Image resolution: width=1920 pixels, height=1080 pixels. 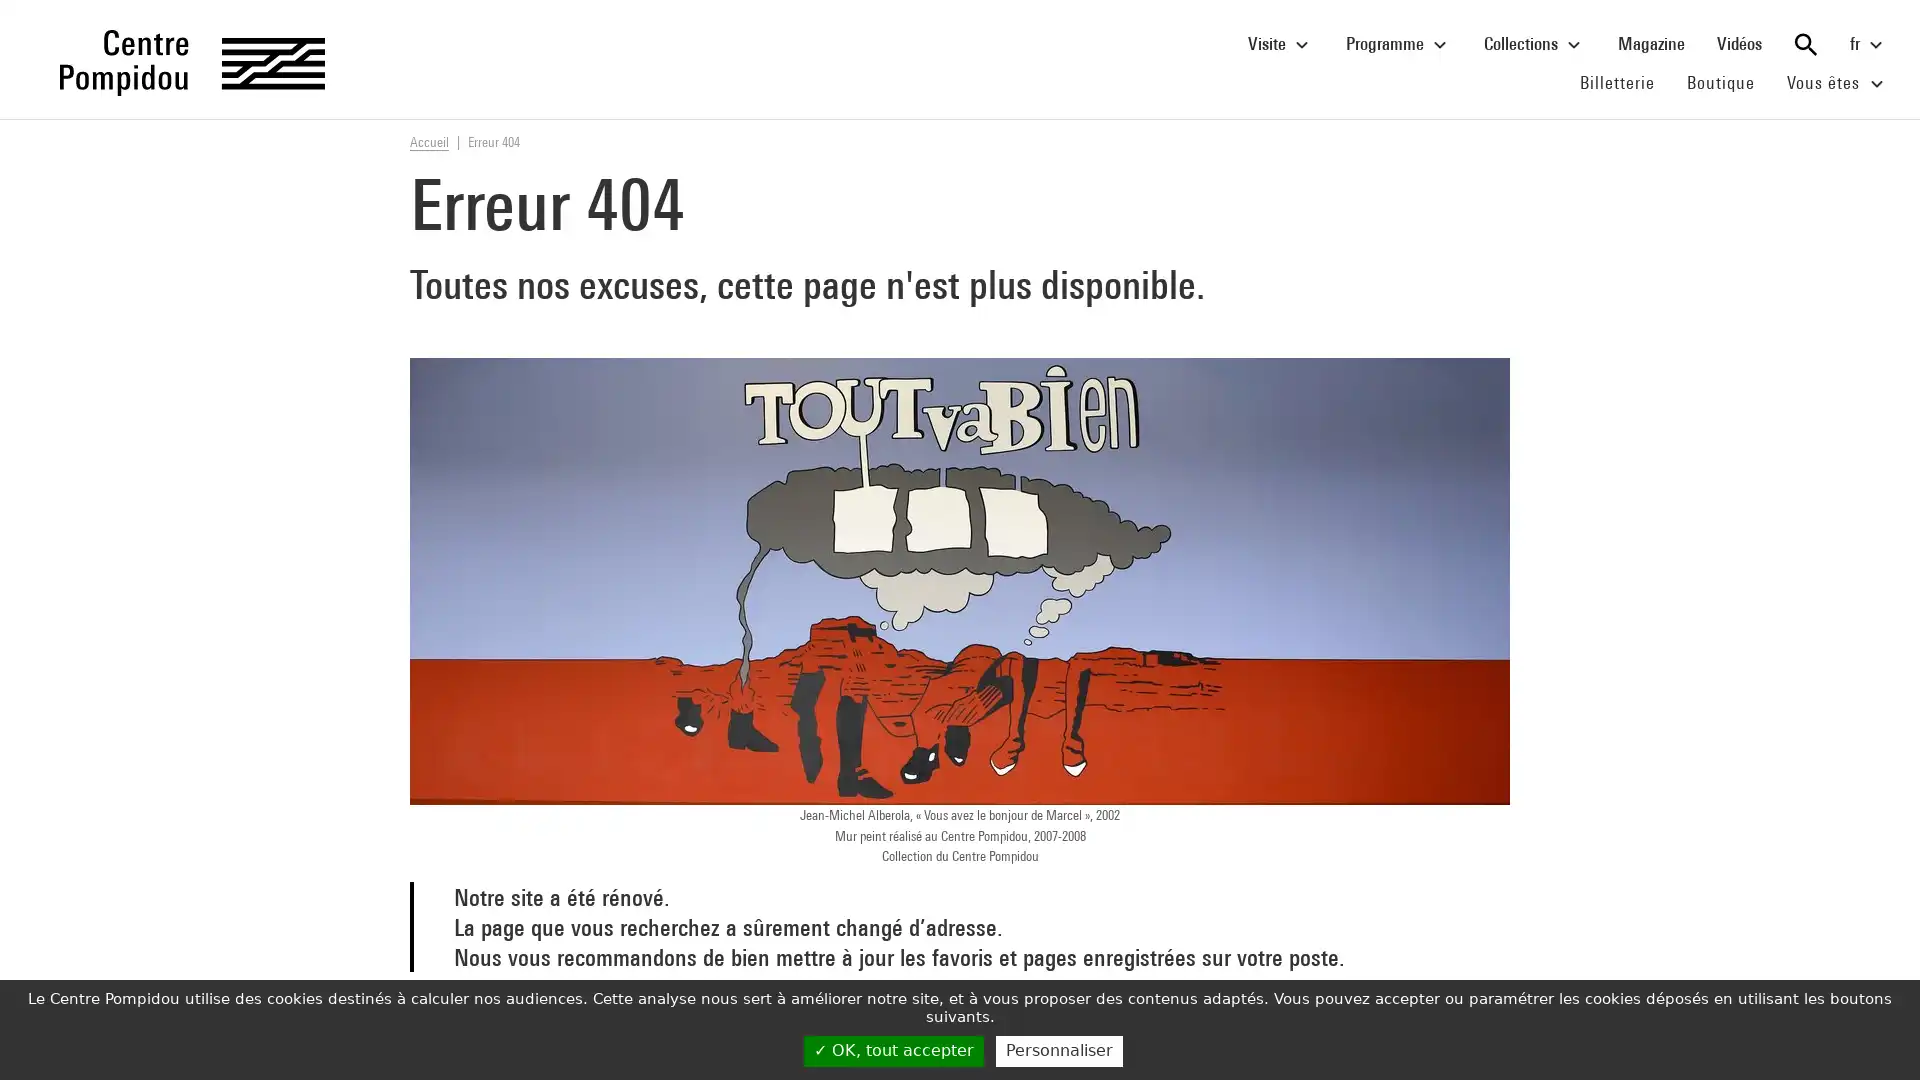 I want to click on OK, tout accepter, so click(x=892, y=1050).